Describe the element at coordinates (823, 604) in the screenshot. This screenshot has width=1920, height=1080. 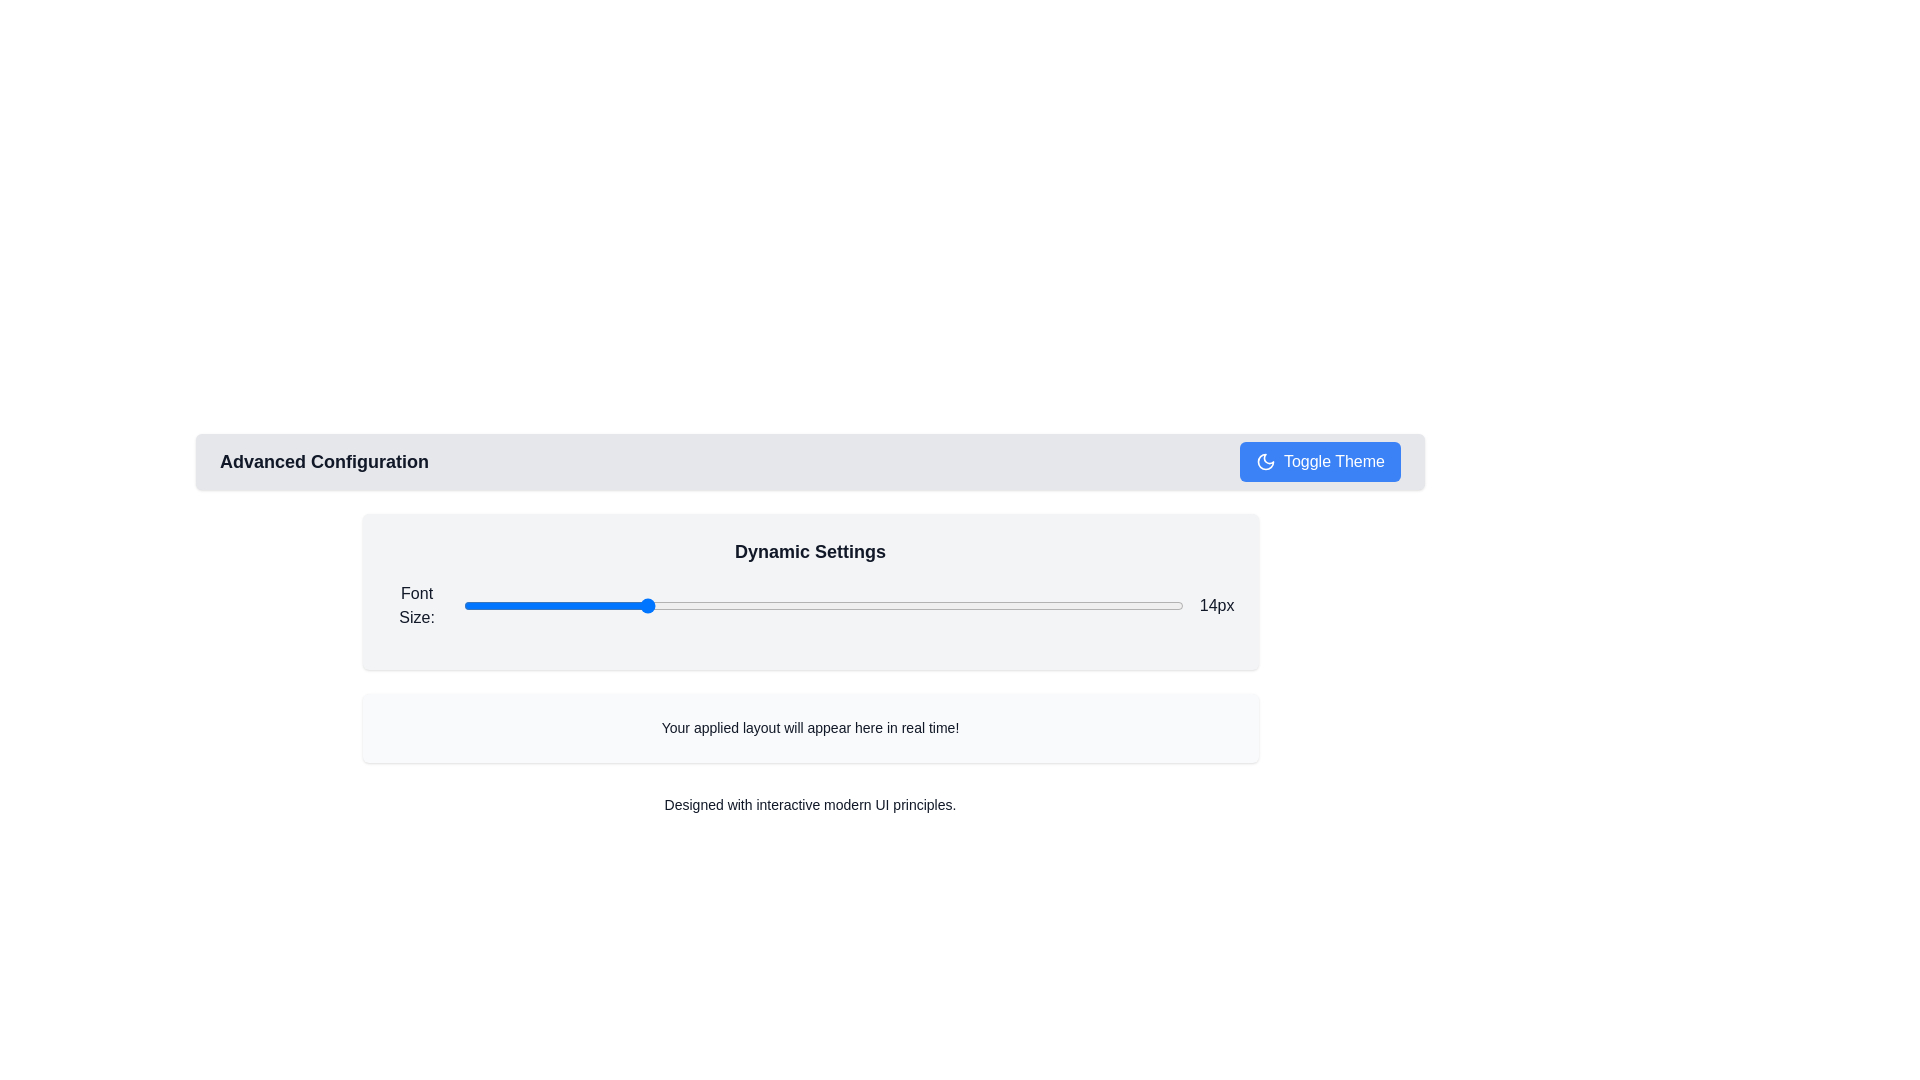
I see `the blue thumb of the horizontal slider located between 'Font Size:' and '14px' along the slider track` at that location.